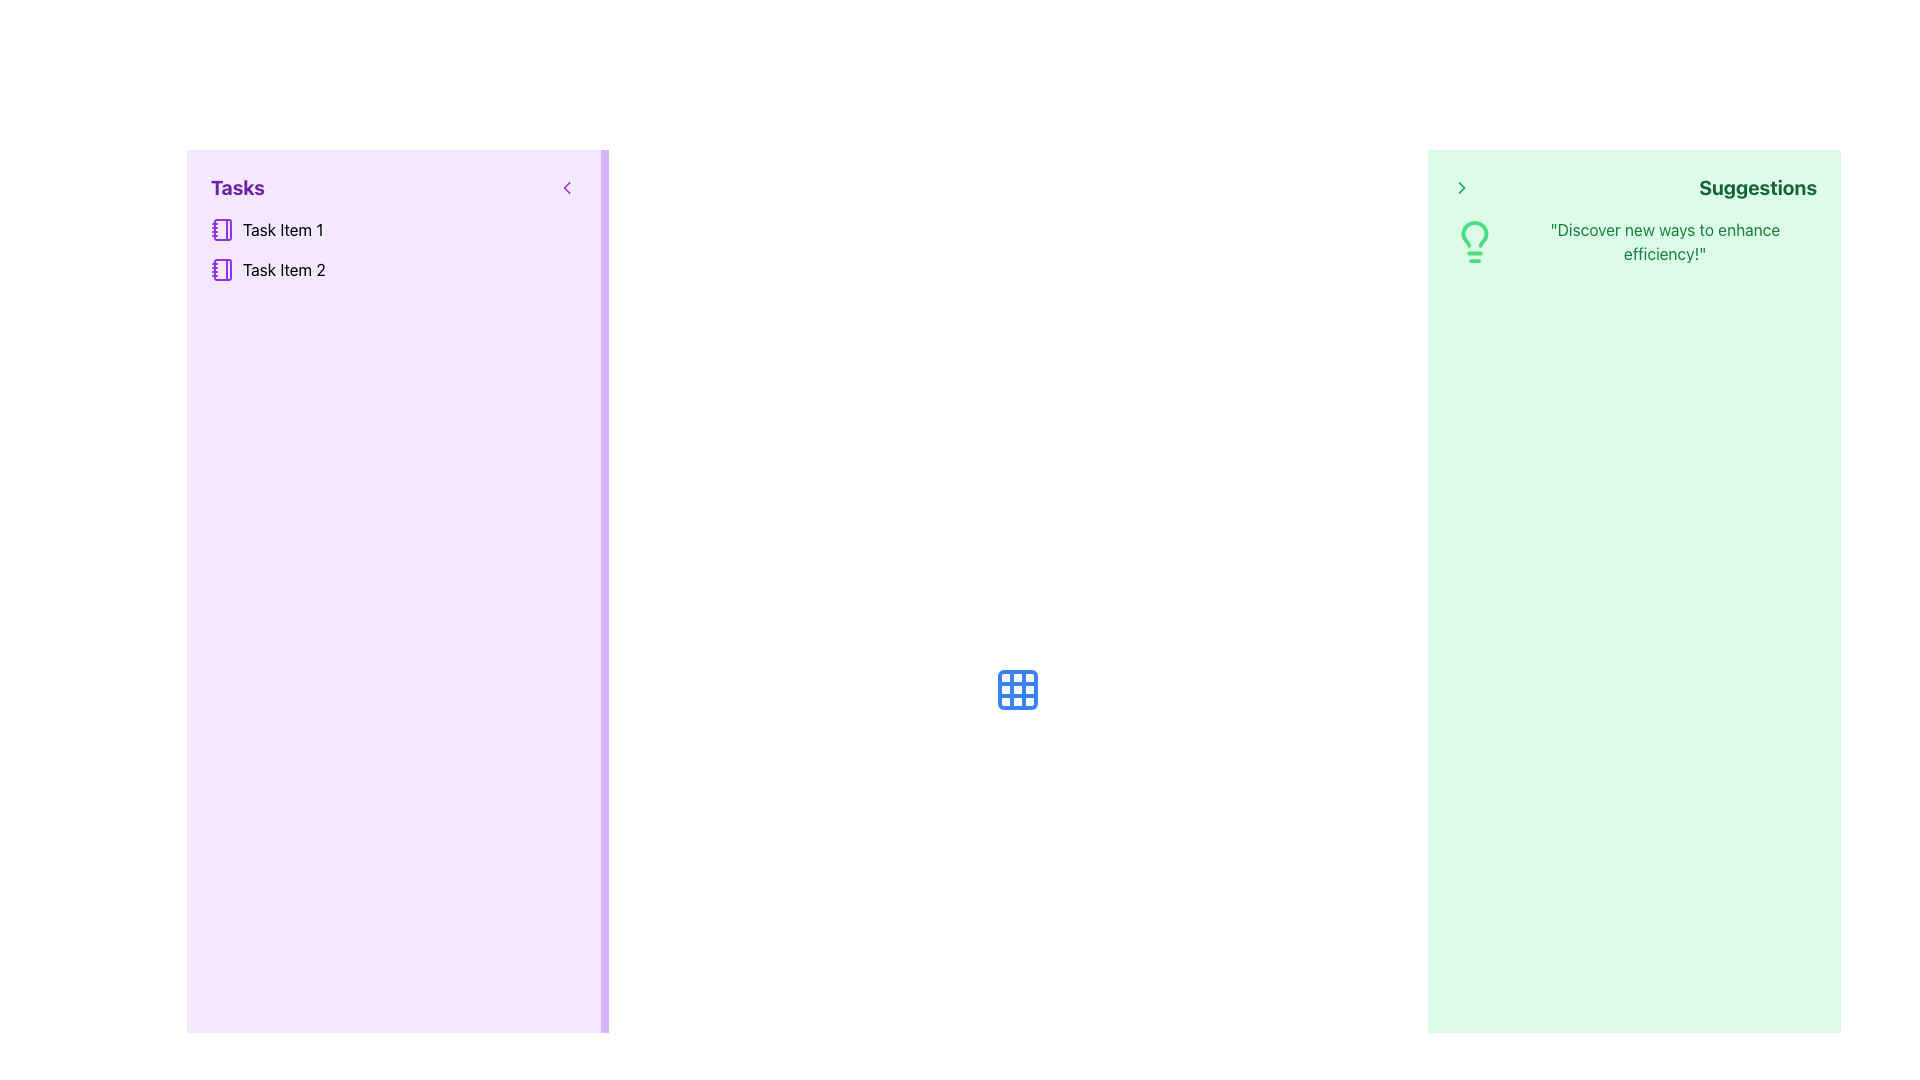  I want to click on the first task item in the 'Tasks' list, so click(393, 229).